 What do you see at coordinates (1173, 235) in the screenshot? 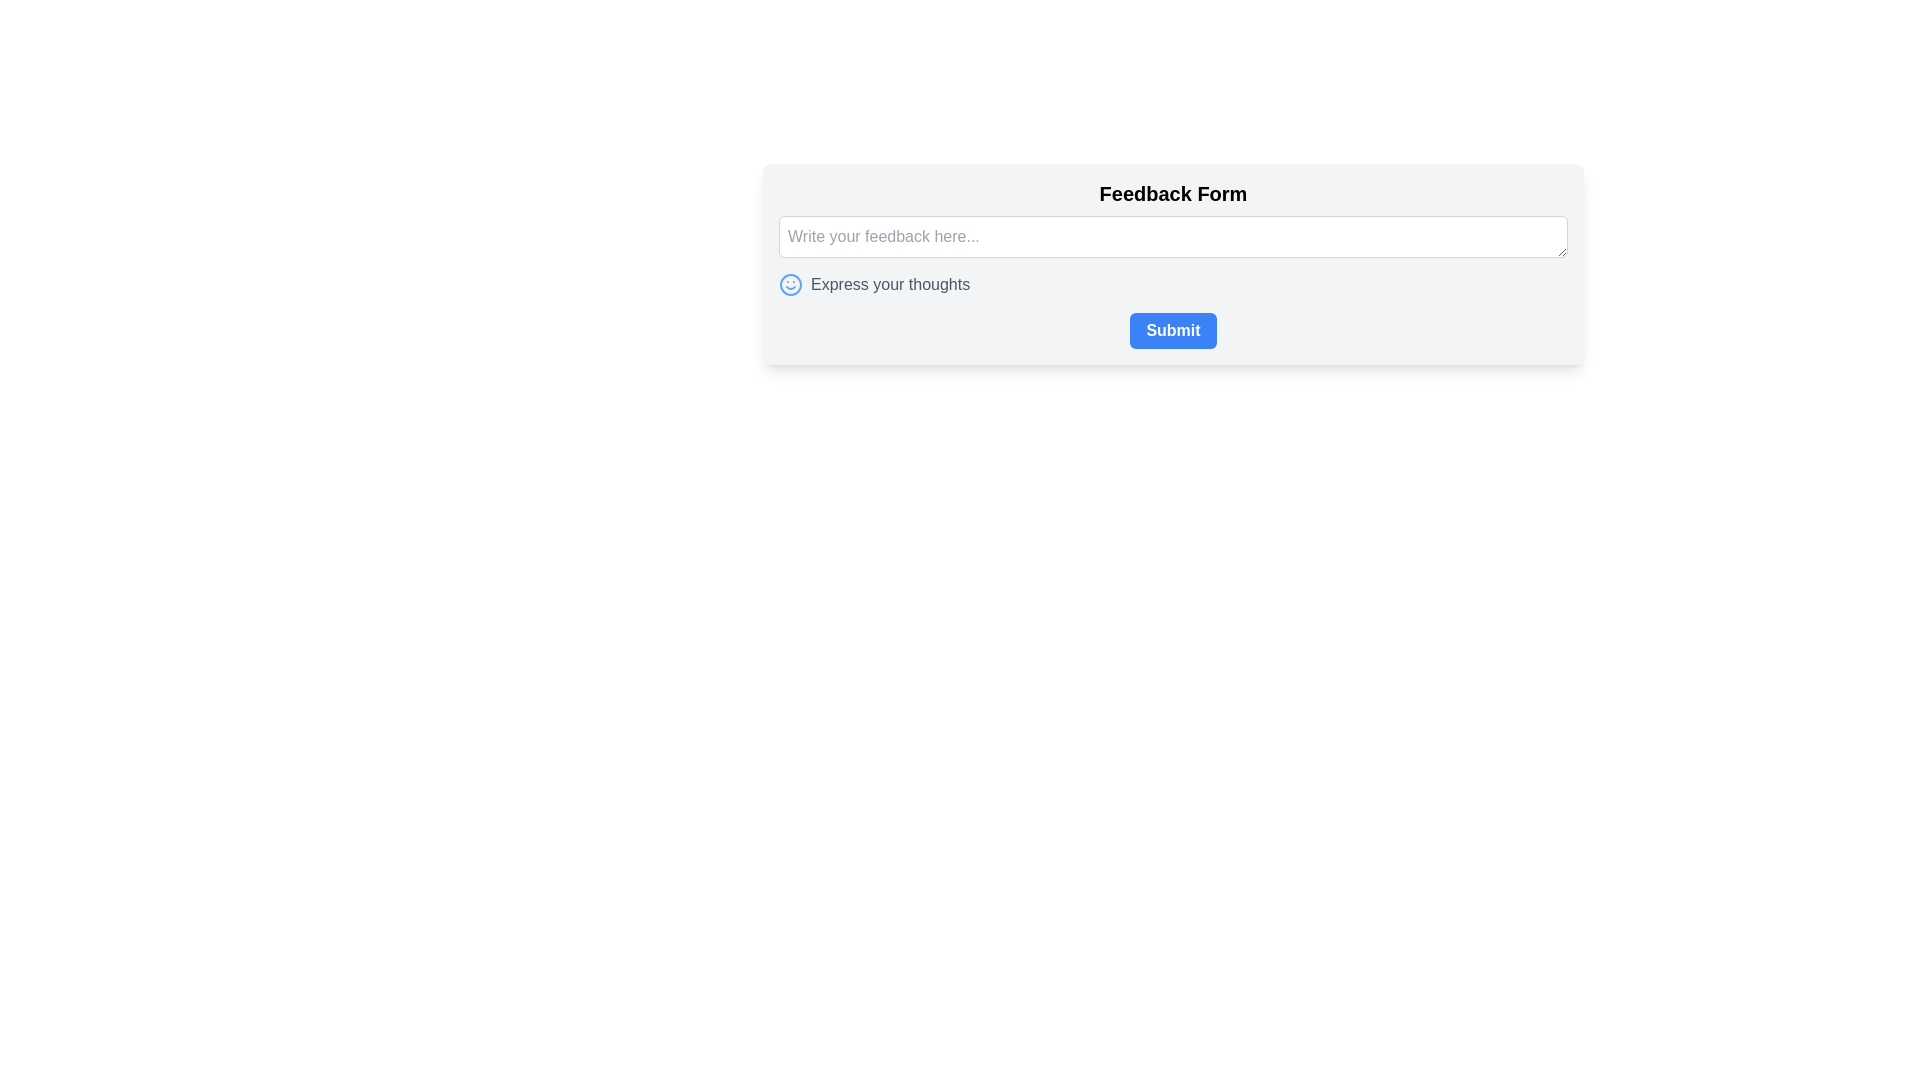
I see `the text input field located below the 'Feedback Form' heading` at bounding box center [1173, 235].